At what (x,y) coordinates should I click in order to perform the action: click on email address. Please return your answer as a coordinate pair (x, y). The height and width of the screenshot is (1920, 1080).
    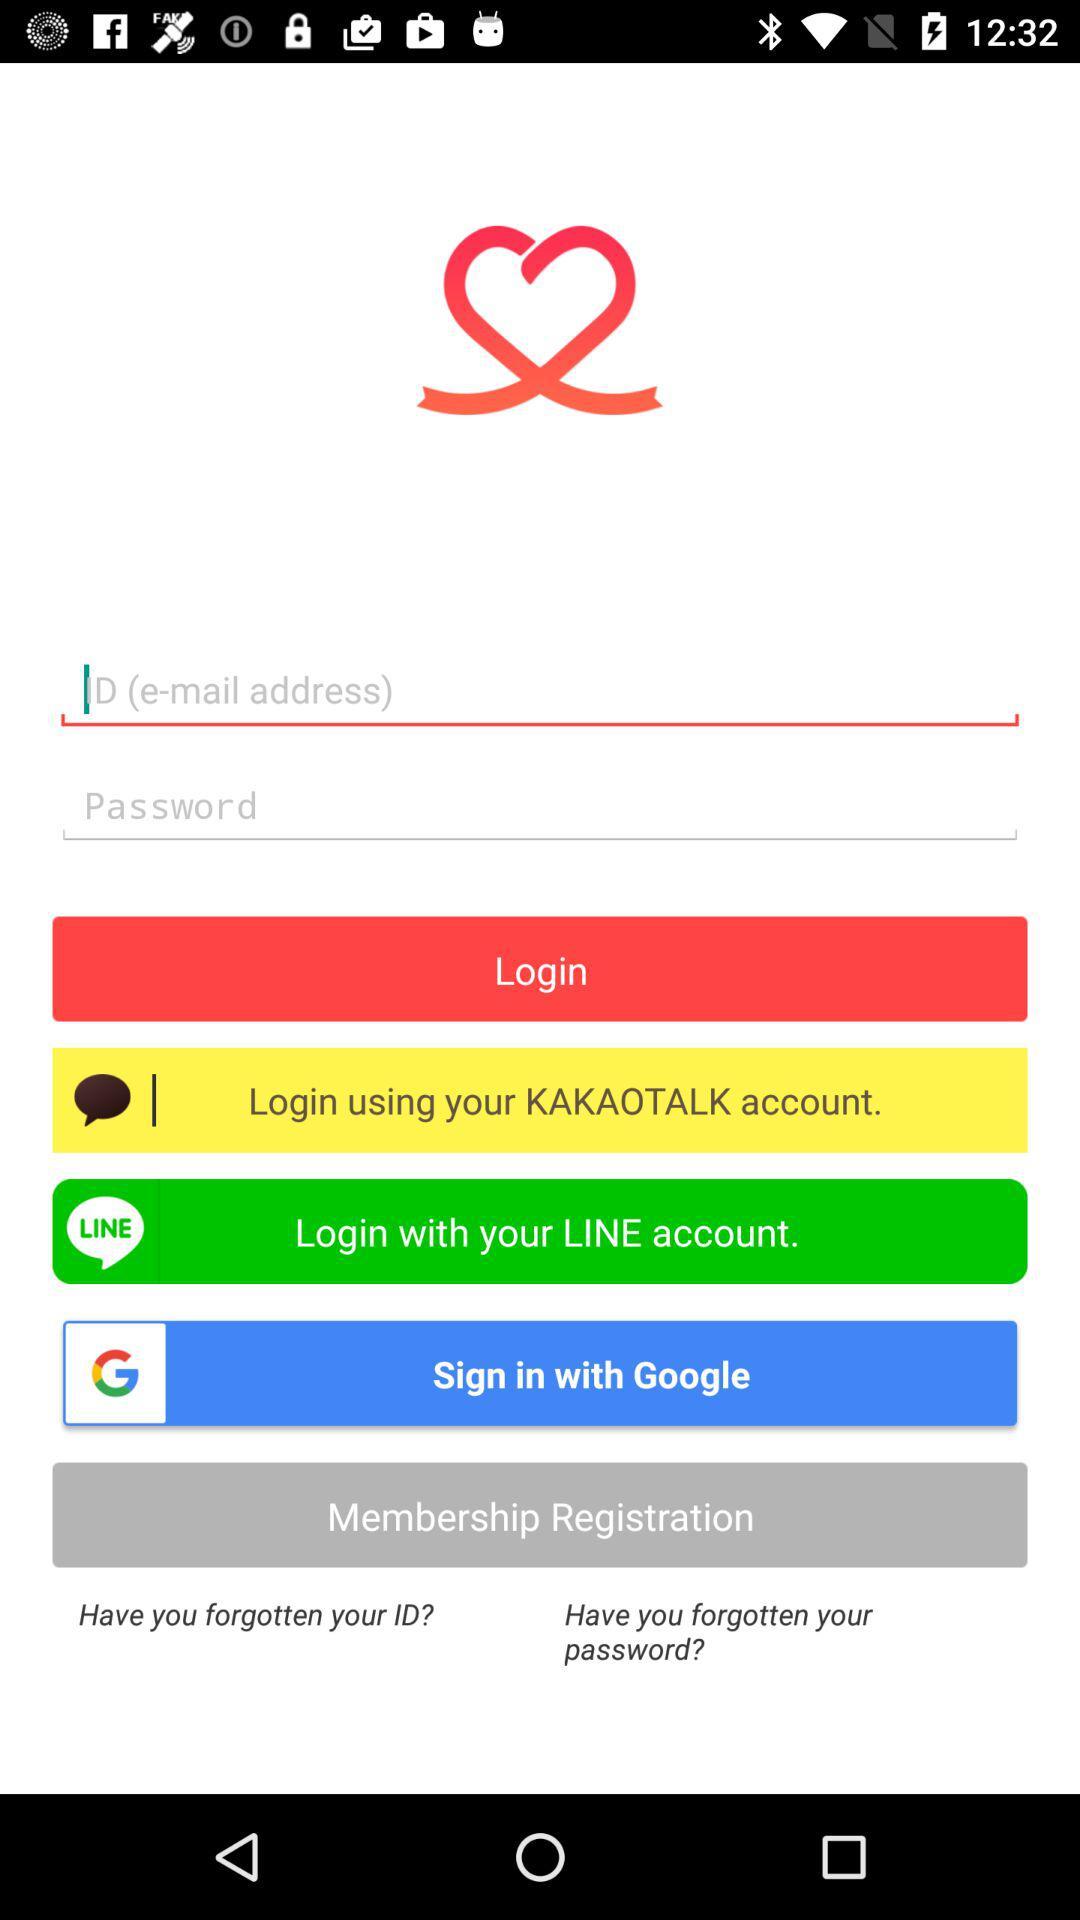
    Looking at the image, I should click on (540, 690).